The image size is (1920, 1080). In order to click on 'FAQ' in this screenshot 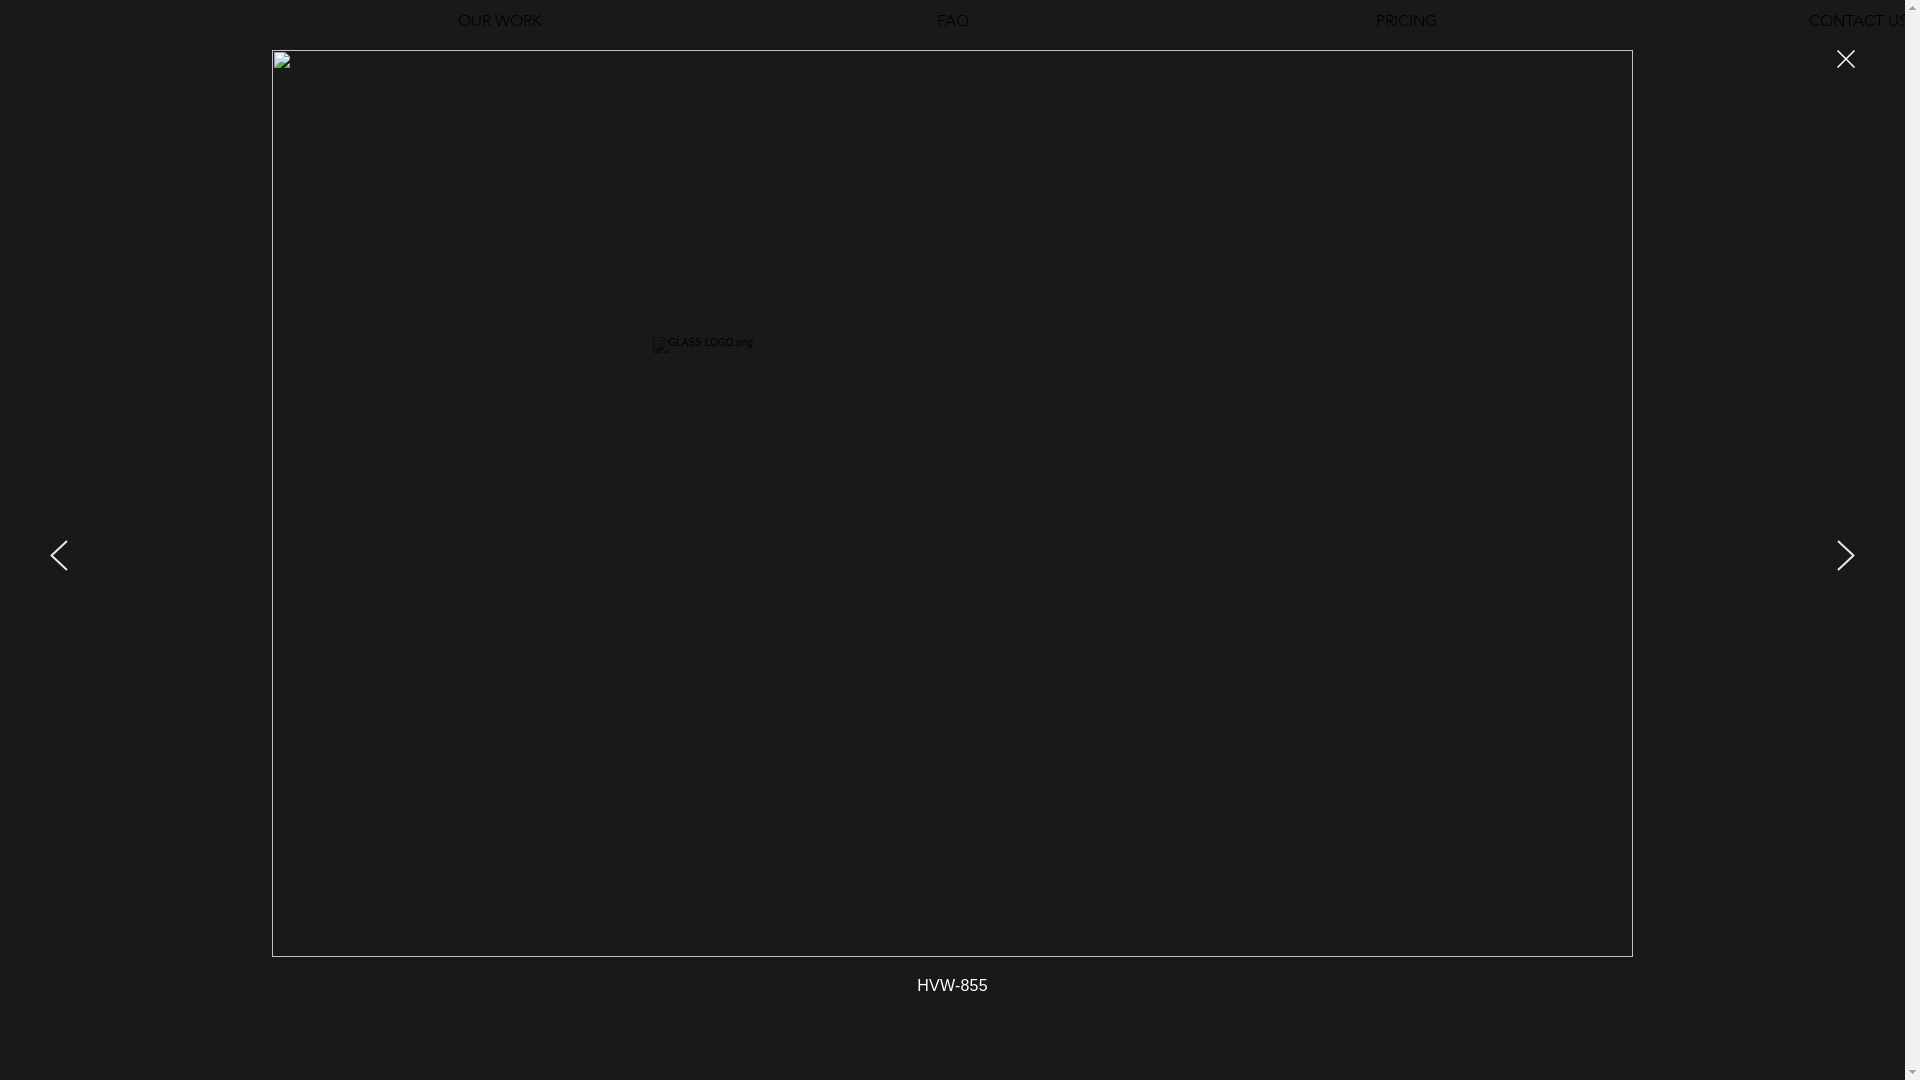, I will do `click(951, 20)`.